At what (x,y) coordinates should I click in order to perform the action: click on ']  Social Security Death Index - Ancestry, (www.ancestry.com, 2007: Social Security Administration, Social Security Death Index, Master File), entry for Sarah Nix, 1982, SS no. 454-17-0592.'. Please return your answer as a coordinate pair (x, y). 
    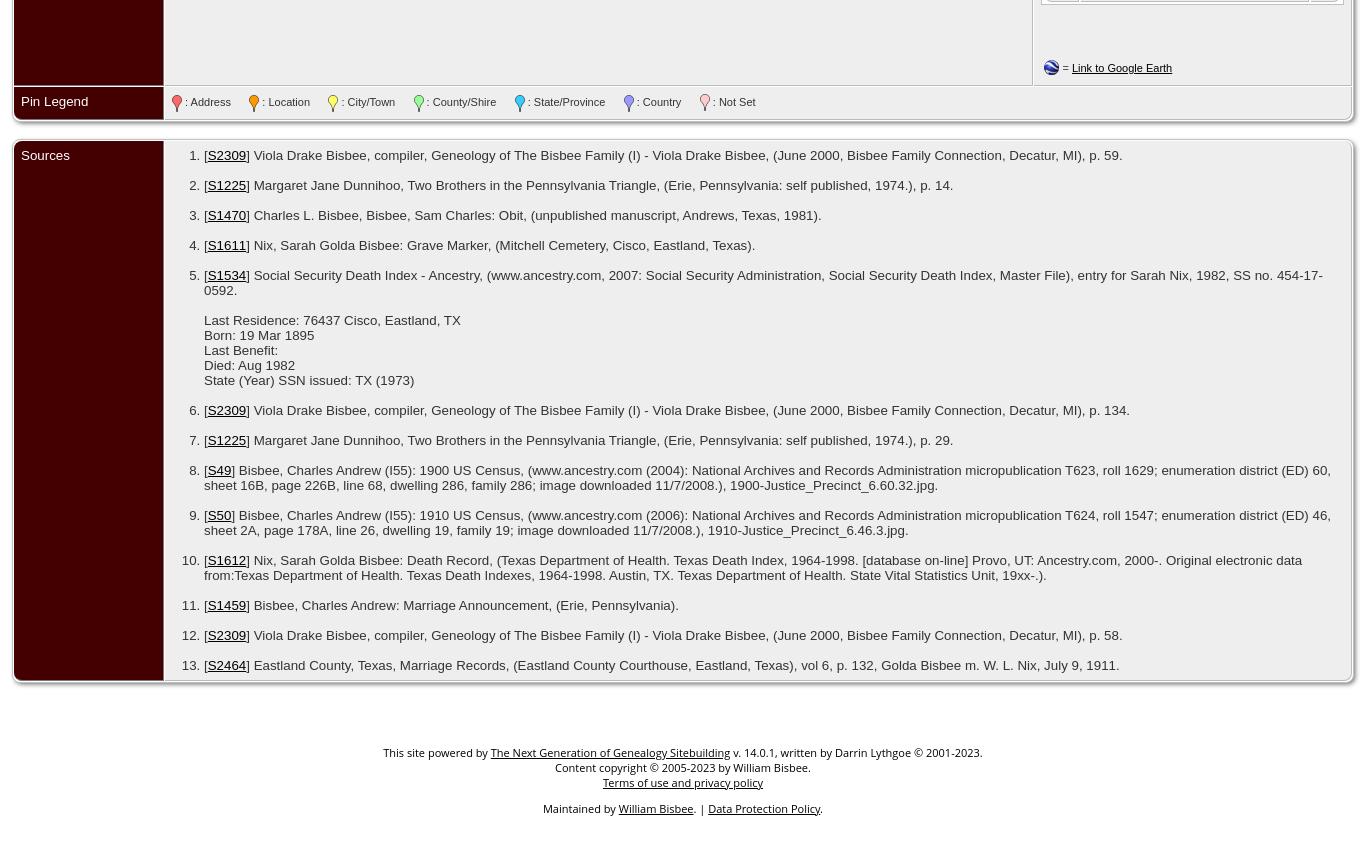
    Looking at the image, I should click on (202, 281).